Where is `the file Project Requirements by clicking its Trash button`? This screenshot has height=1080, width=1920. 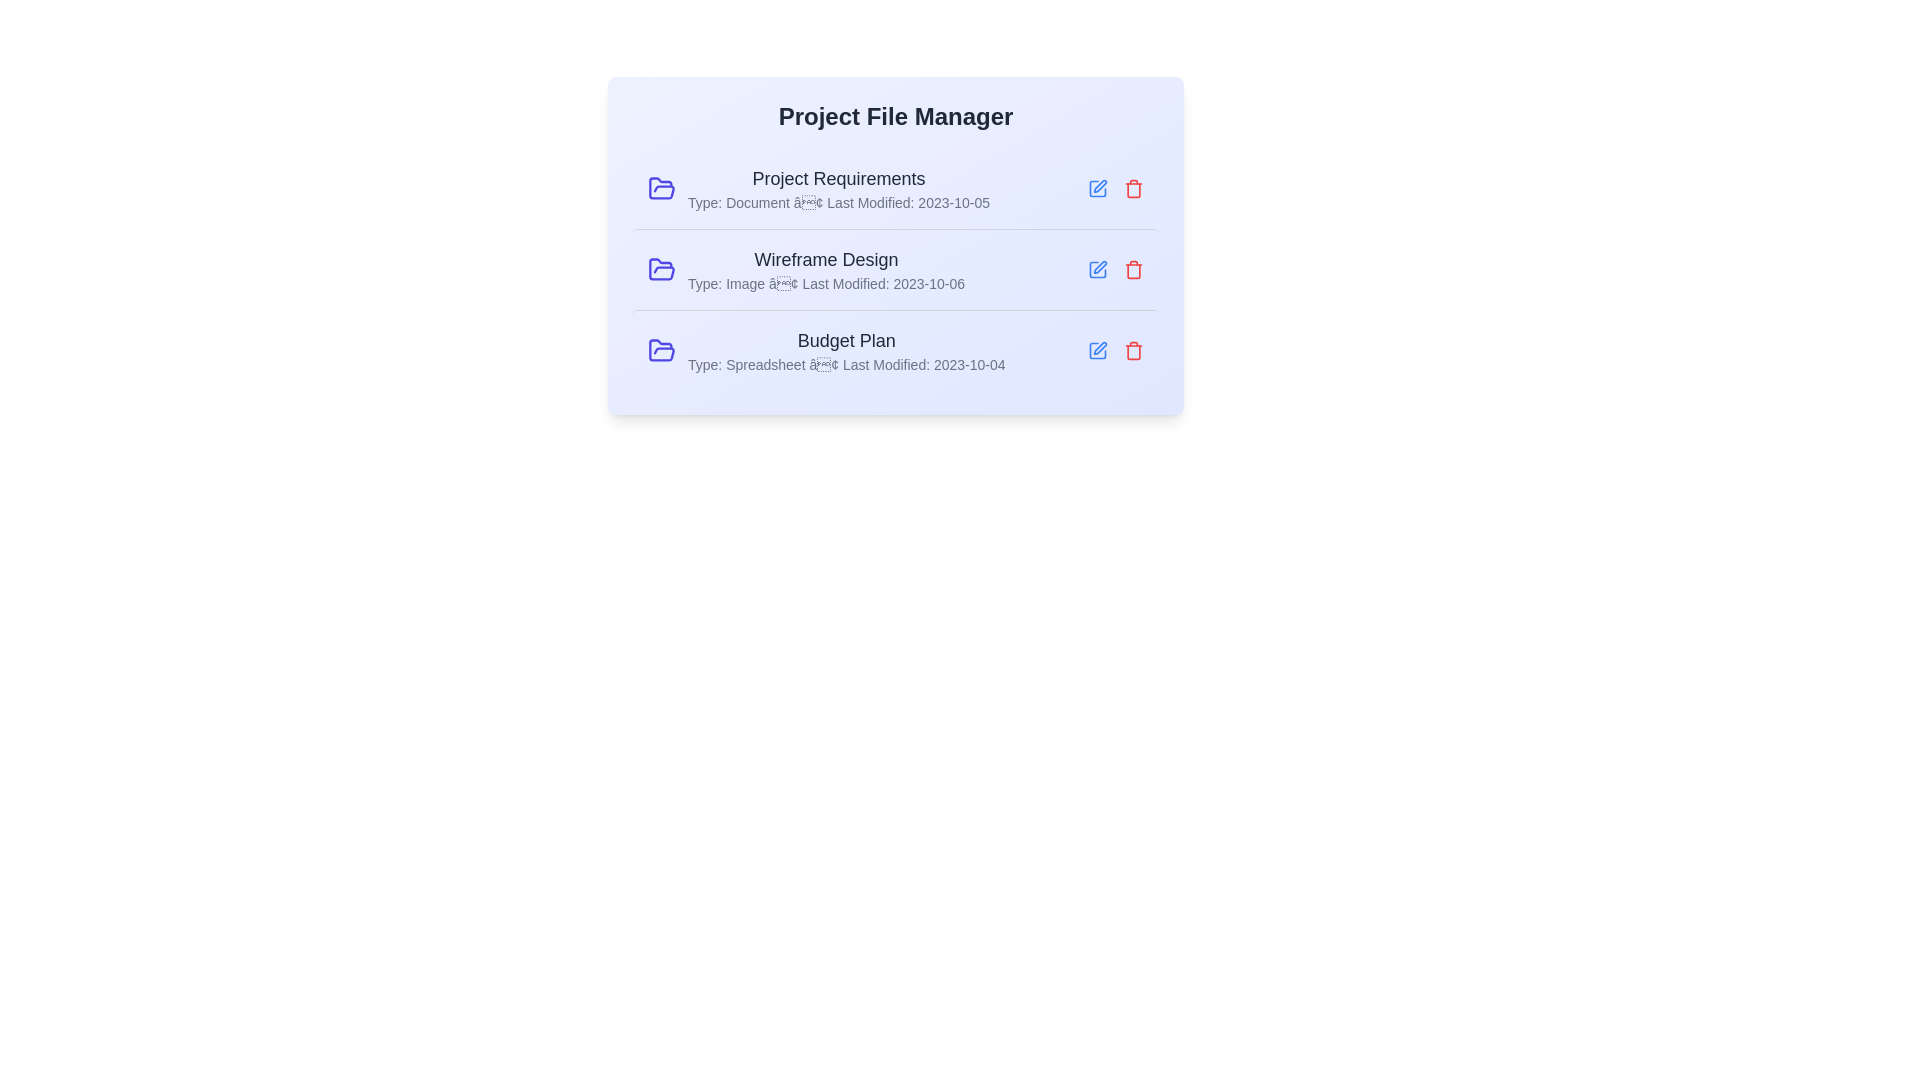 the file Project Requirements by clicking its Trash button is located at coordinates (1133, 189).